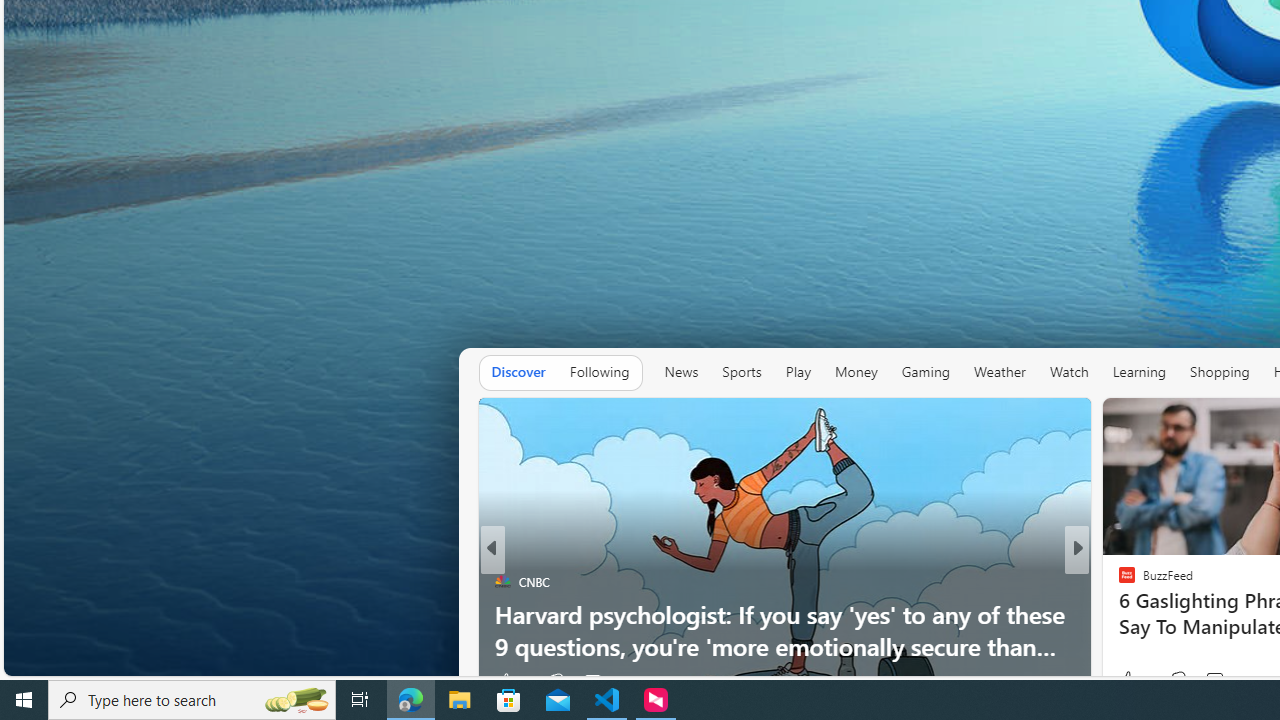 Image resolution: width=1280 pixels, height=720 pixels. Describe the element at coordinates (999, 371) in the screenshot. I see `'Weather'` at that location.